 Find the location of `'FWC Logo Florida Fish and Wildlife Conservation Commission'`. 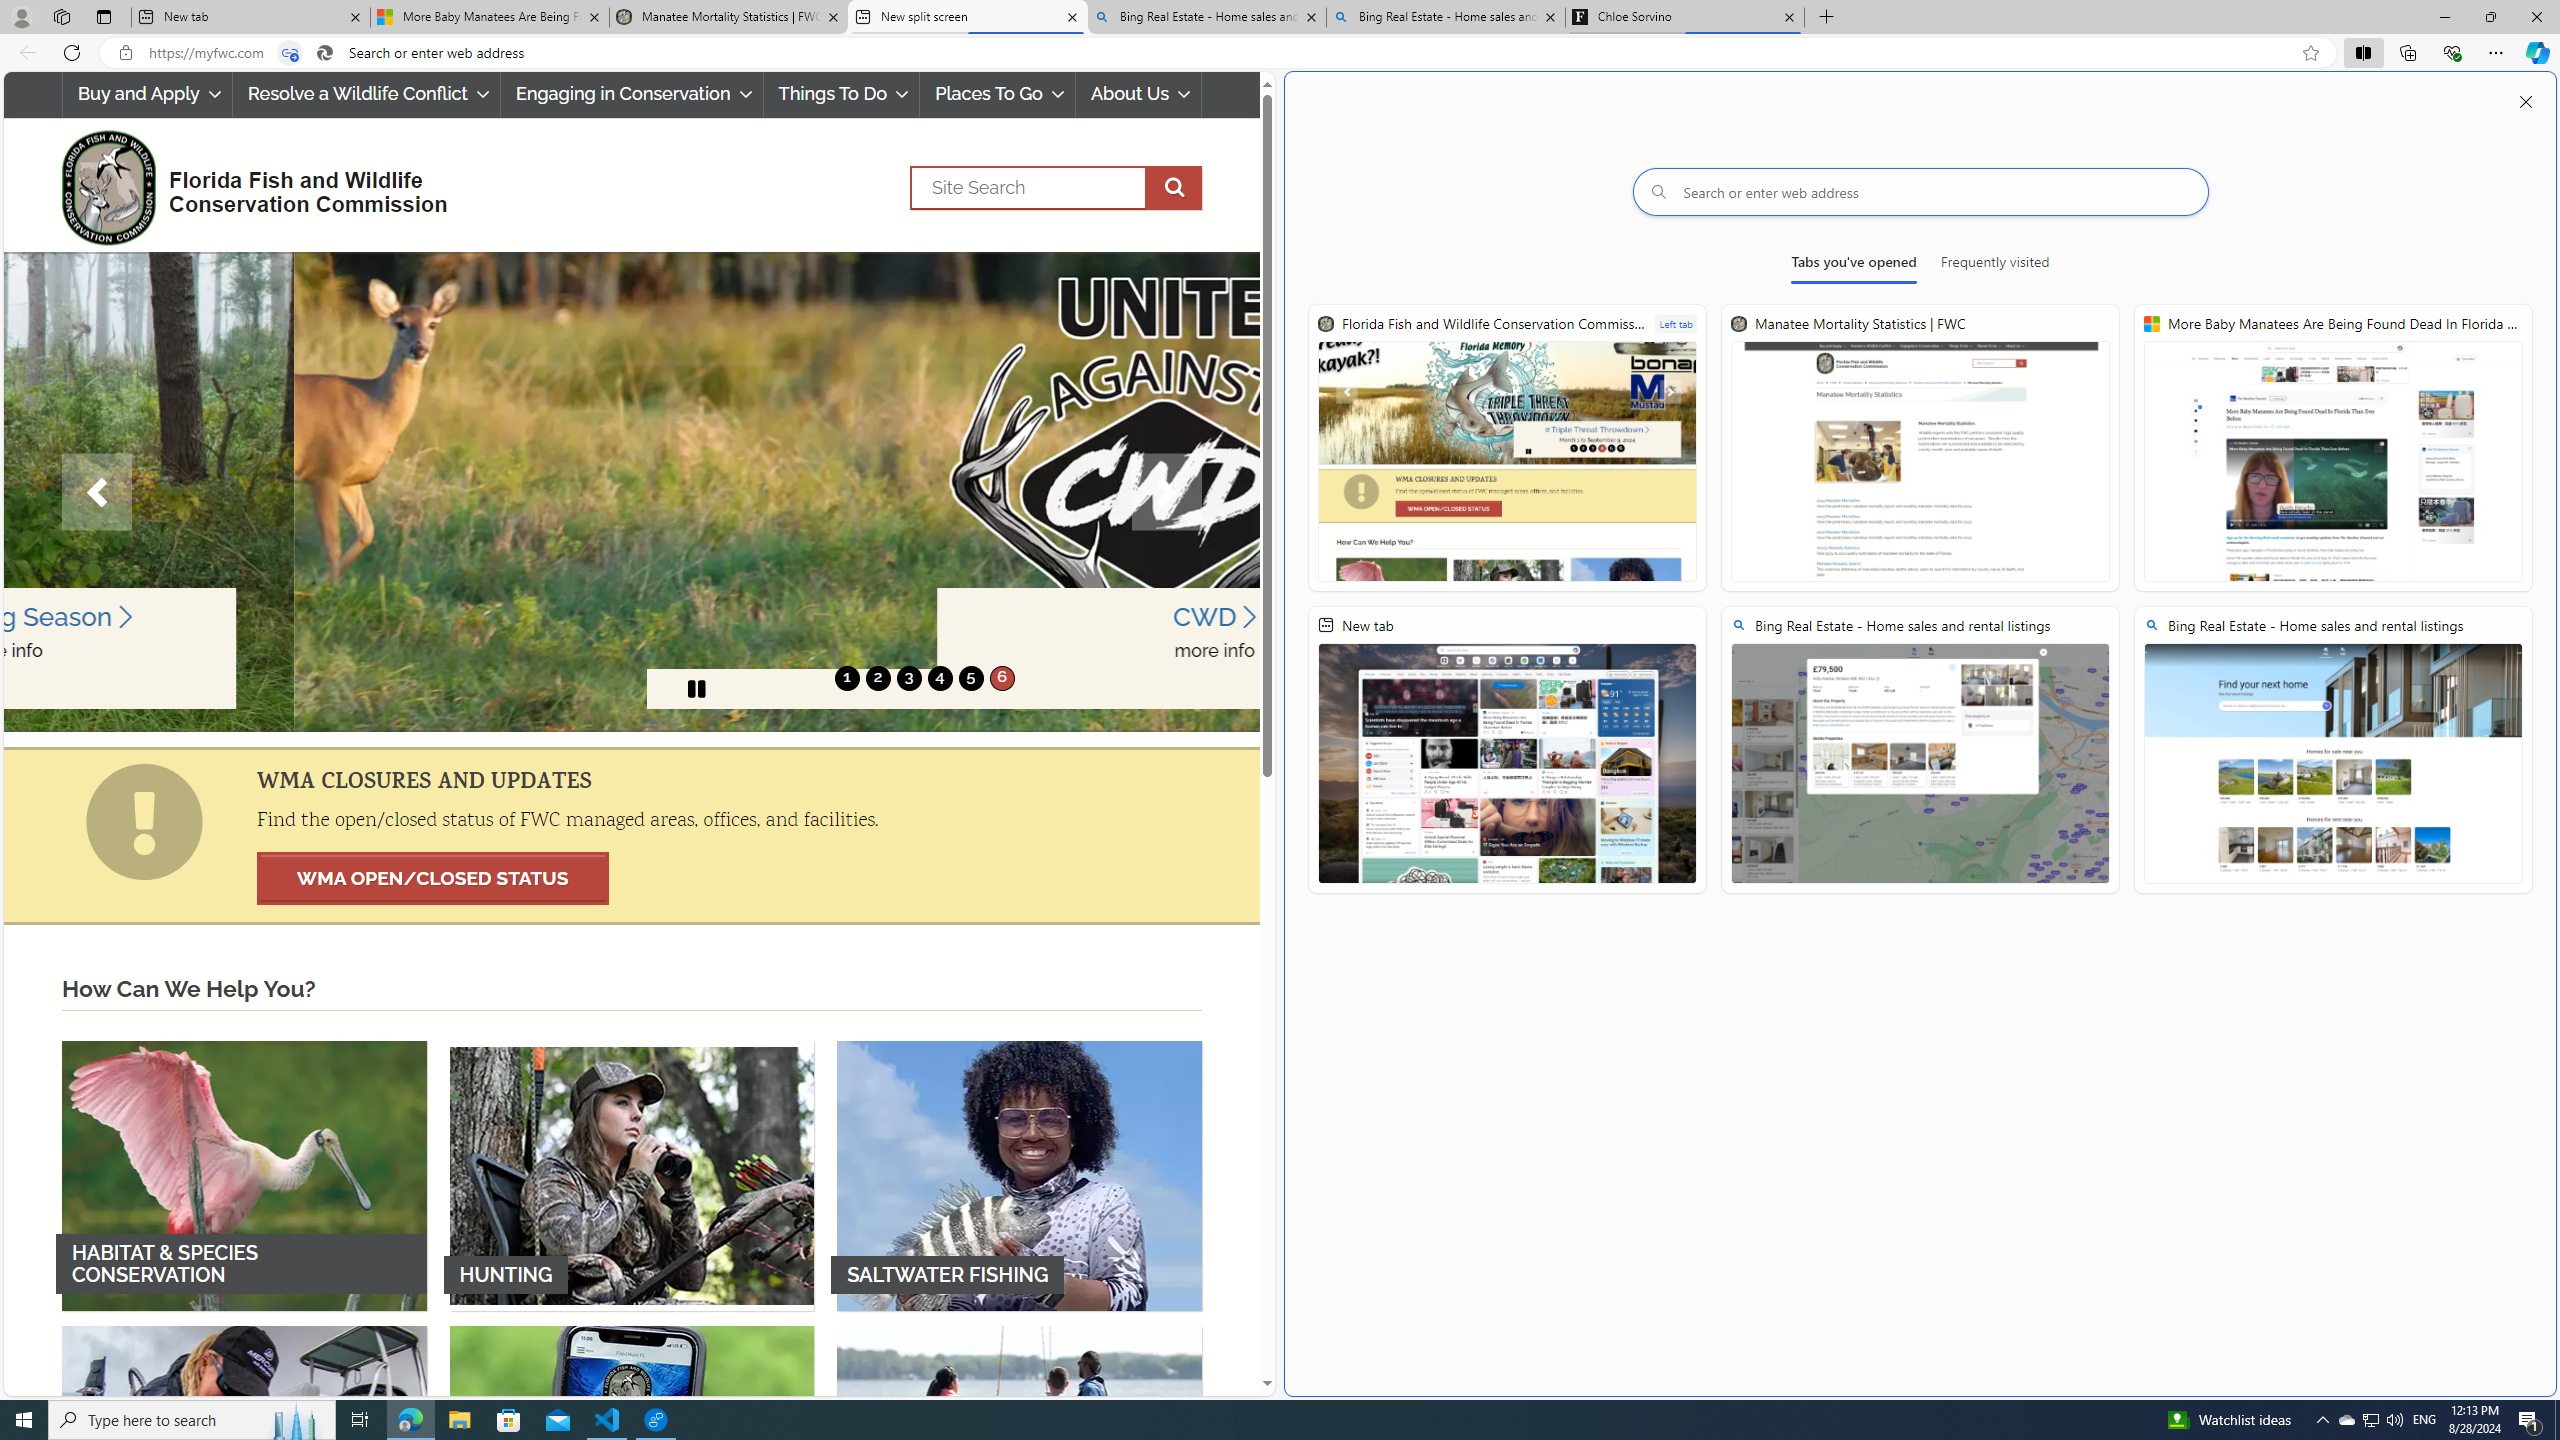

'FWC Logo Florida Fish and Wildlife Conservation Commission' is located at coordinates (244, 184).